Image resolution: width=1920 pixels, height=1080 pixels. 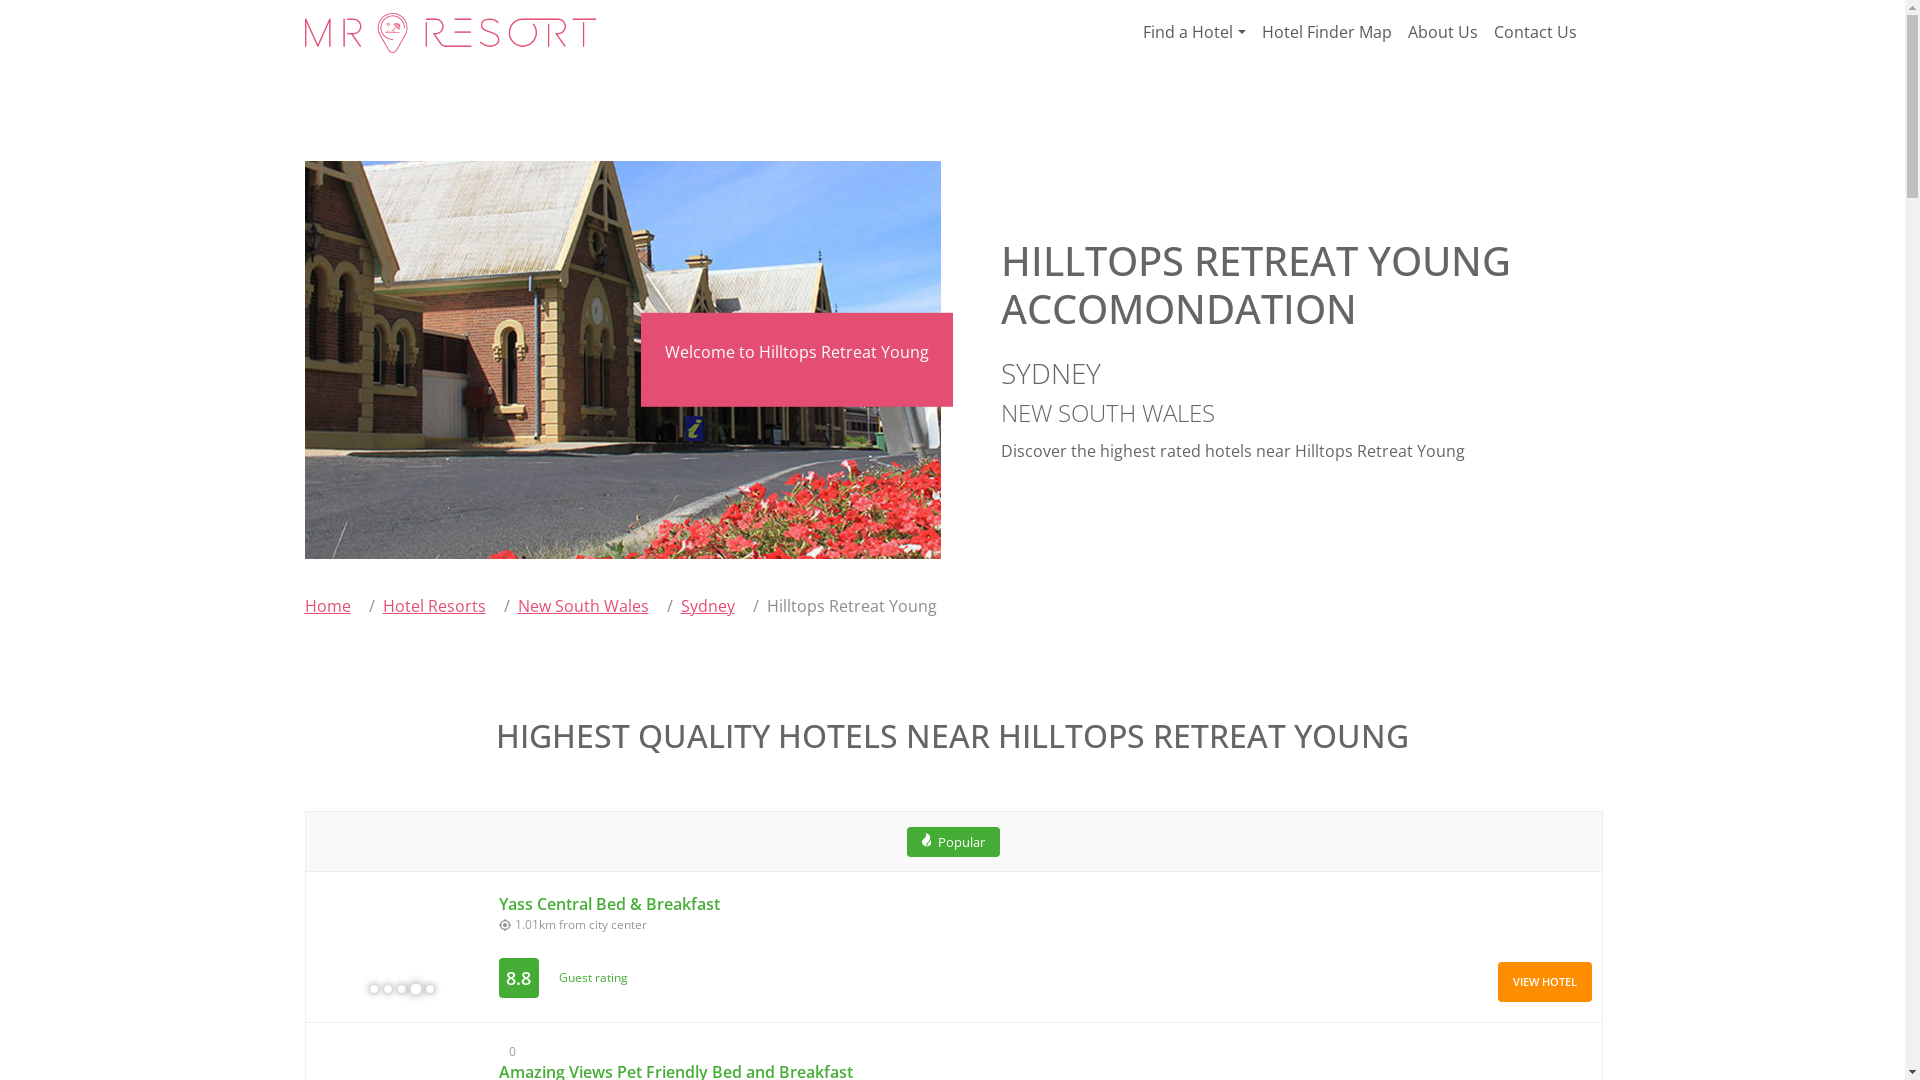 What do you see at coordinates (582, 604) in the screenshot?
I see `'New South Wales'` at bounding box center [582, 604].